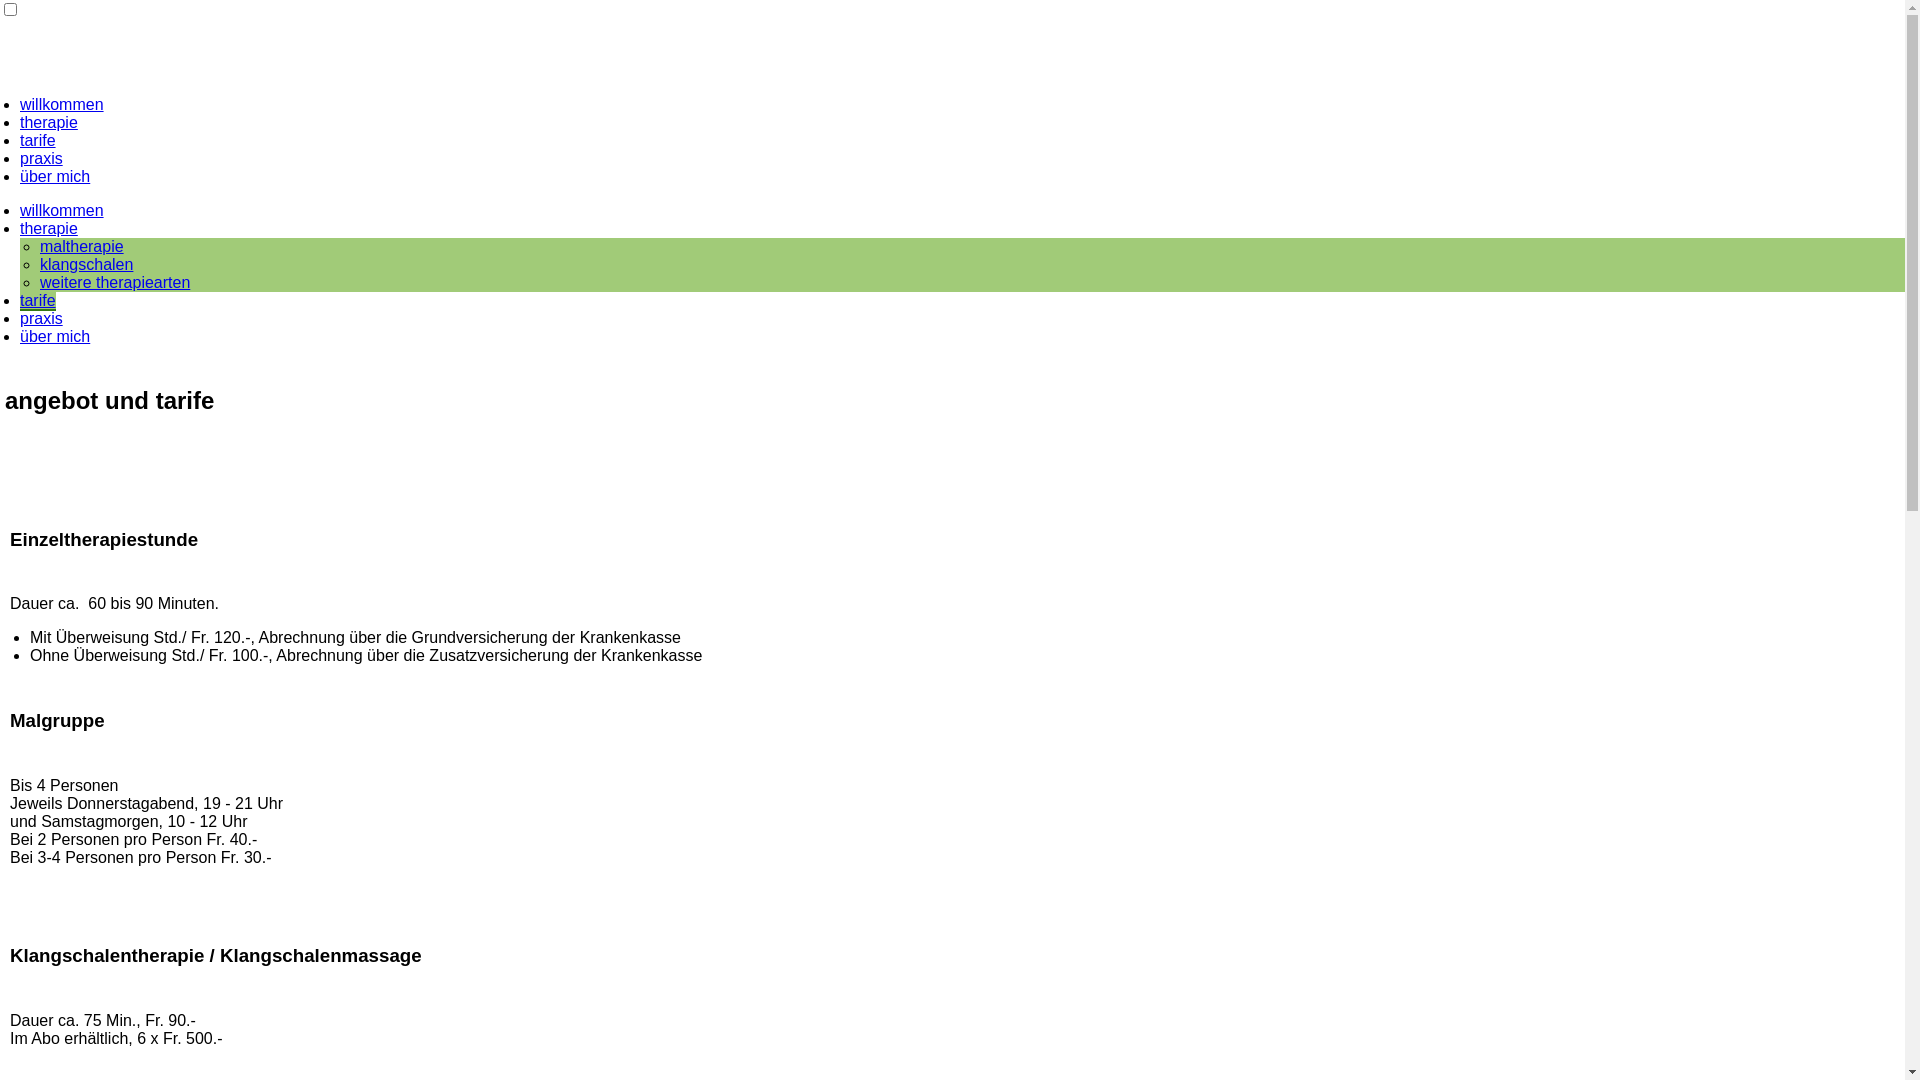  Describe the element at coordinates (85, 263) in the screenshot. I see `'klangschalen'` at that location.